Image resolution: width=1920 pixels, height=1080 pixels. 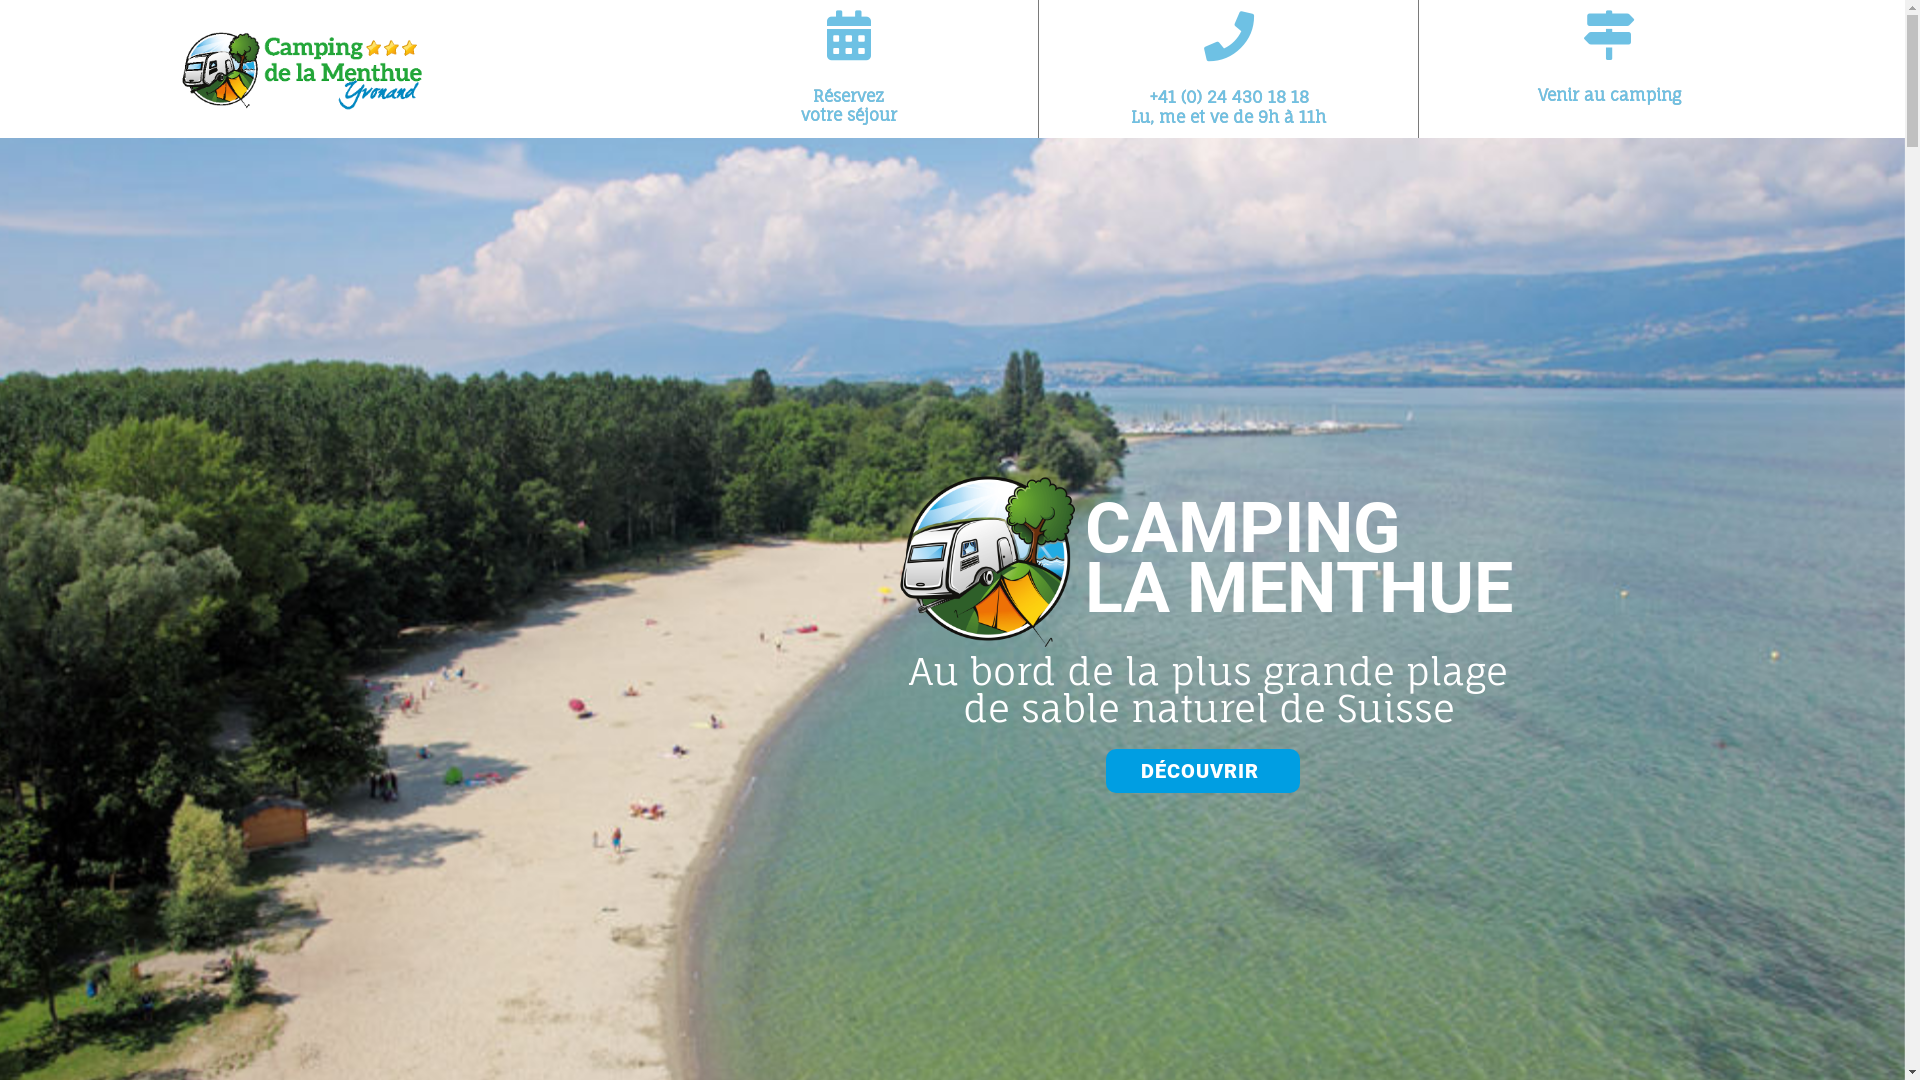 What do you see at coordinates (1536, 95) in the screenshot?
I see `'Venir au camping'` at bounding box center [1536, 95].